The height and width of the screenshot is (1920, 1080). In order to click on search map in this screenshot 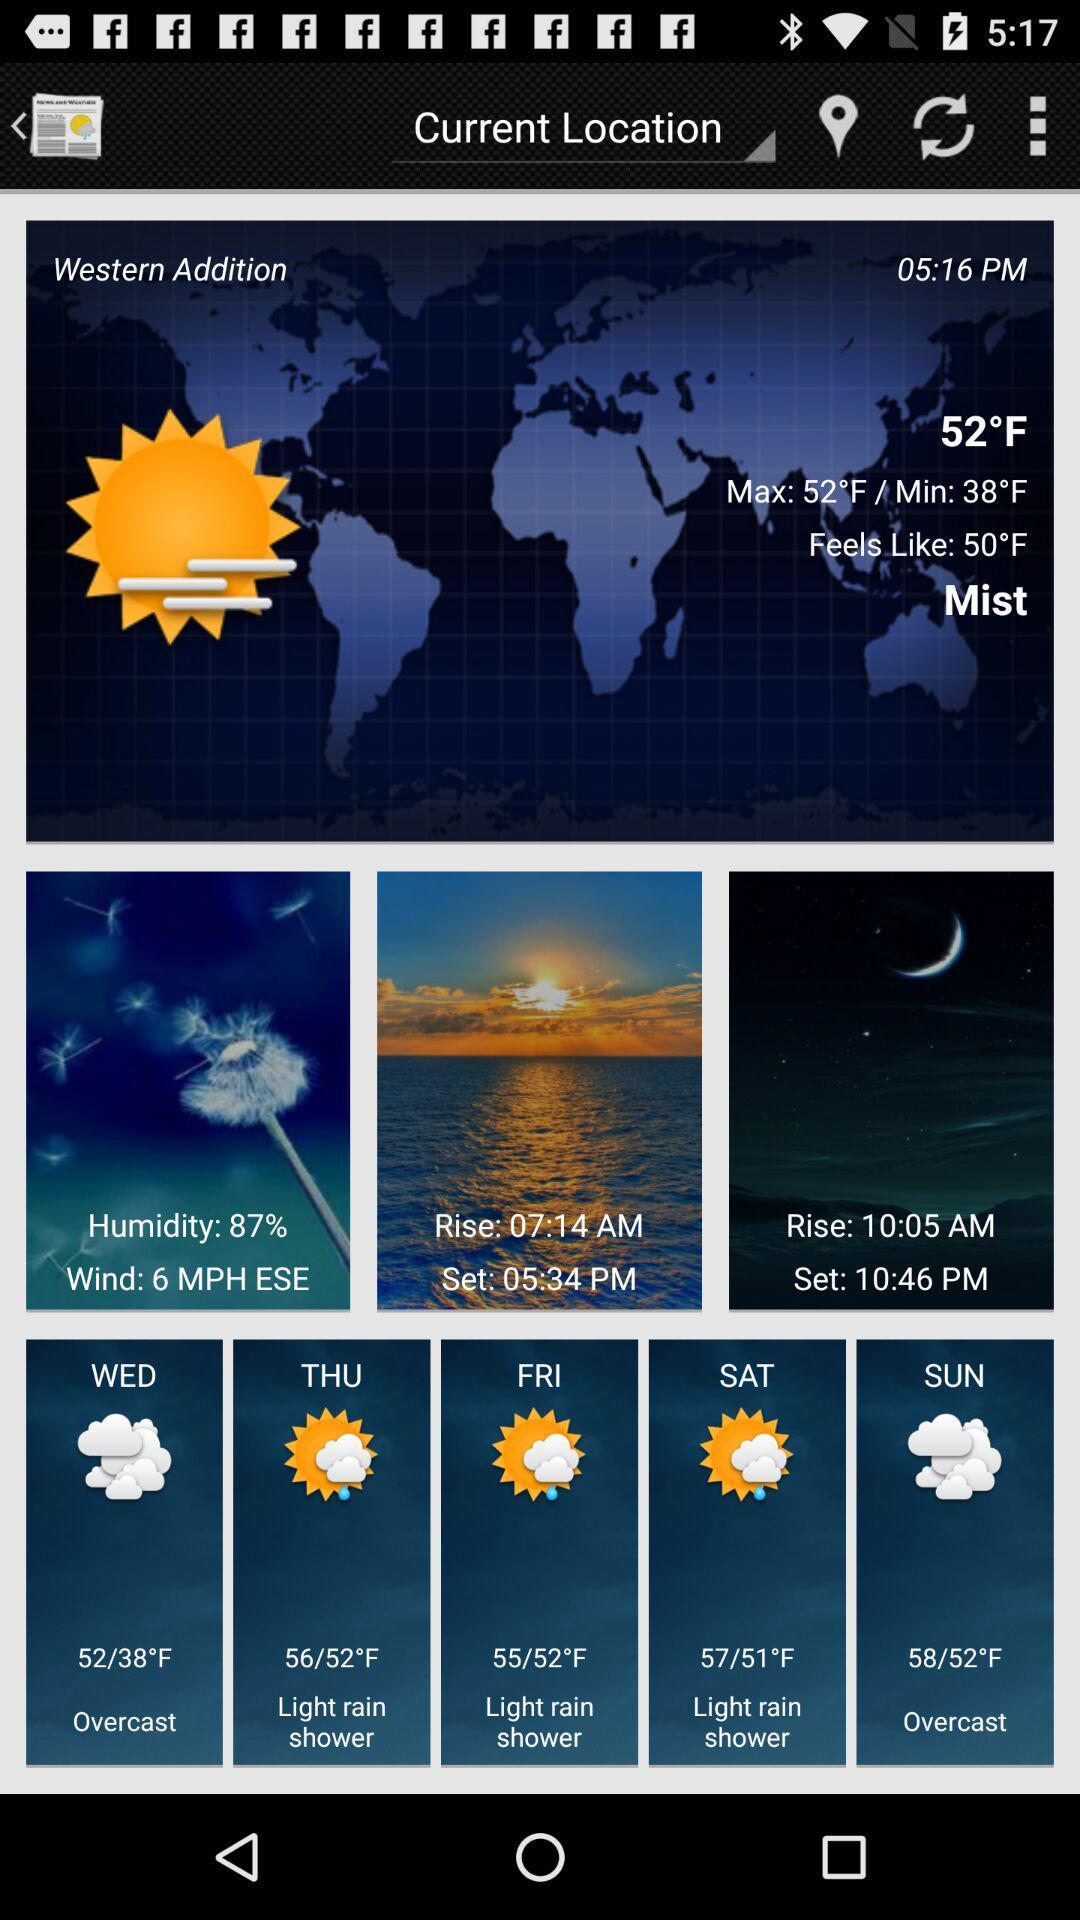, I will do `click(838, 124)`.